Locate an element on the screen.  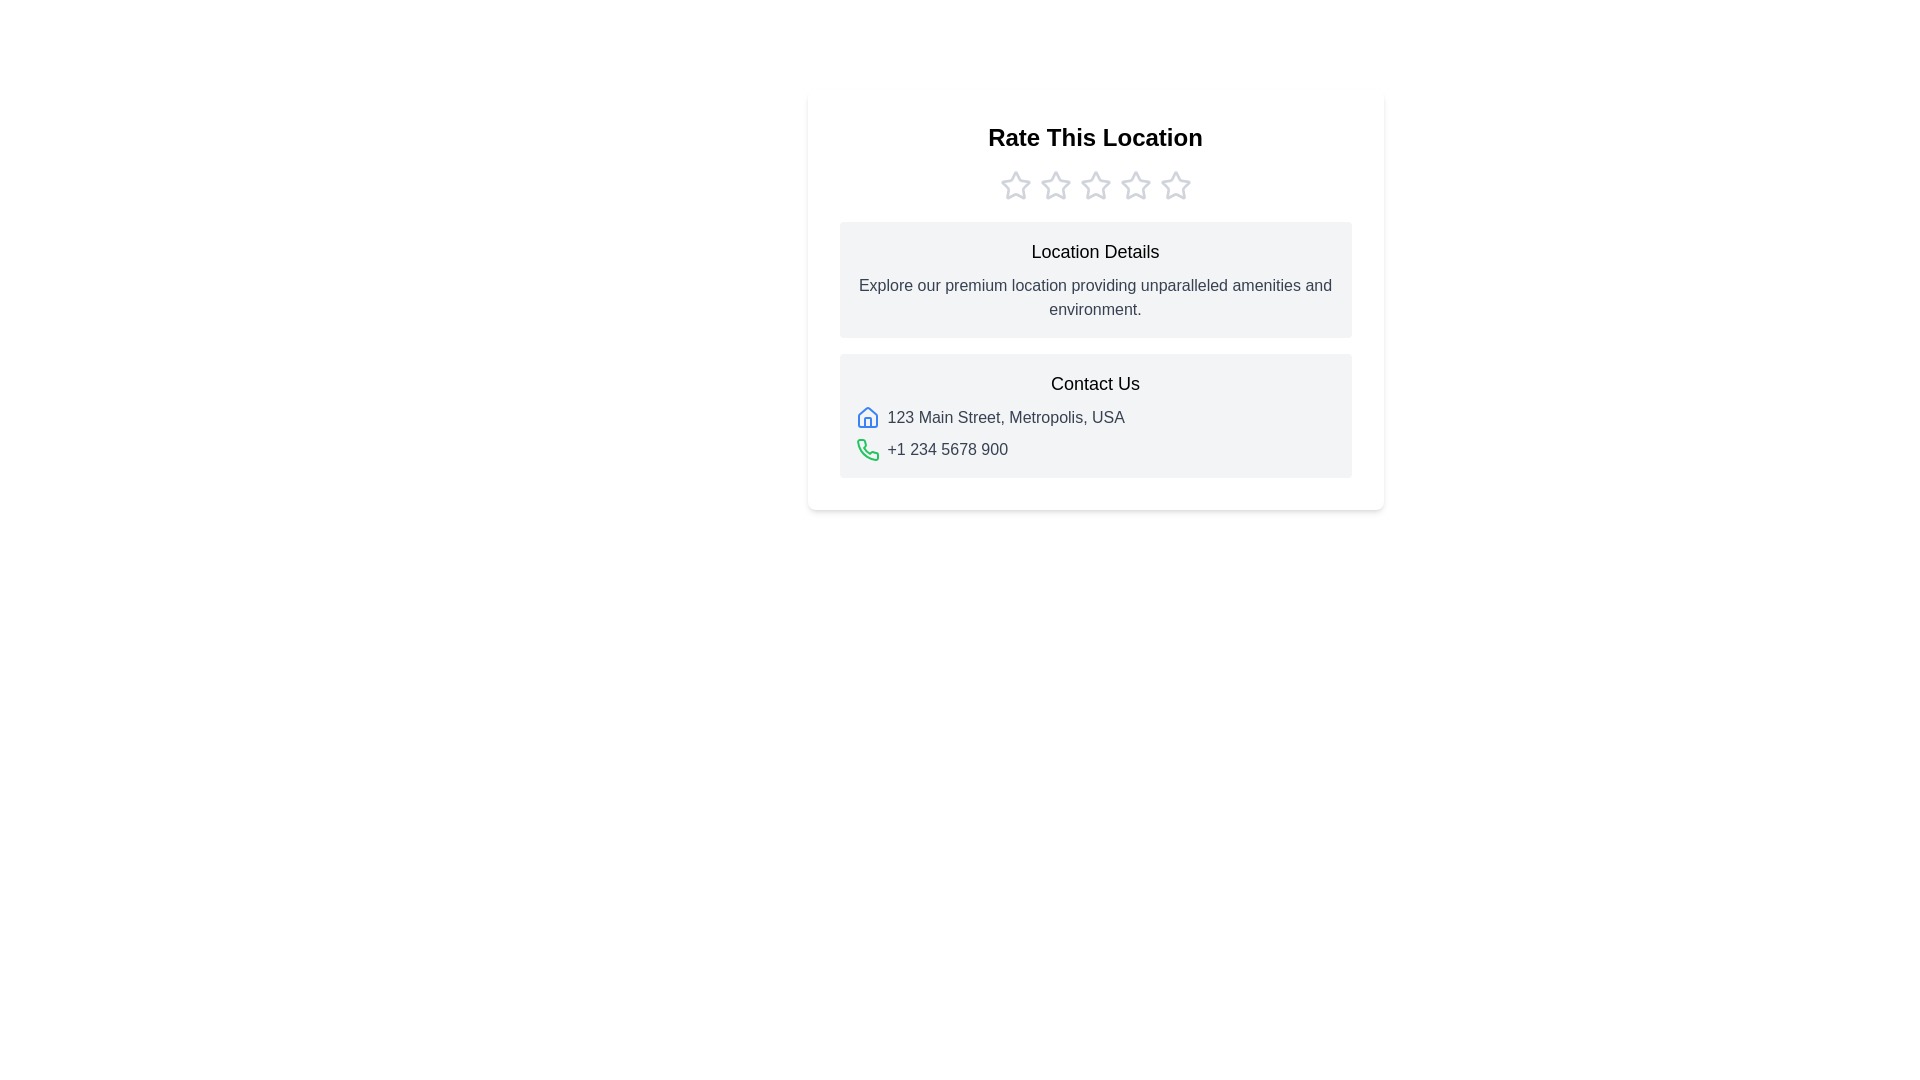
Text Label that serves as a heading for the contact information section, positioned near the center horizontally, above the address and phone number details is located at coordinates (1094, 384).